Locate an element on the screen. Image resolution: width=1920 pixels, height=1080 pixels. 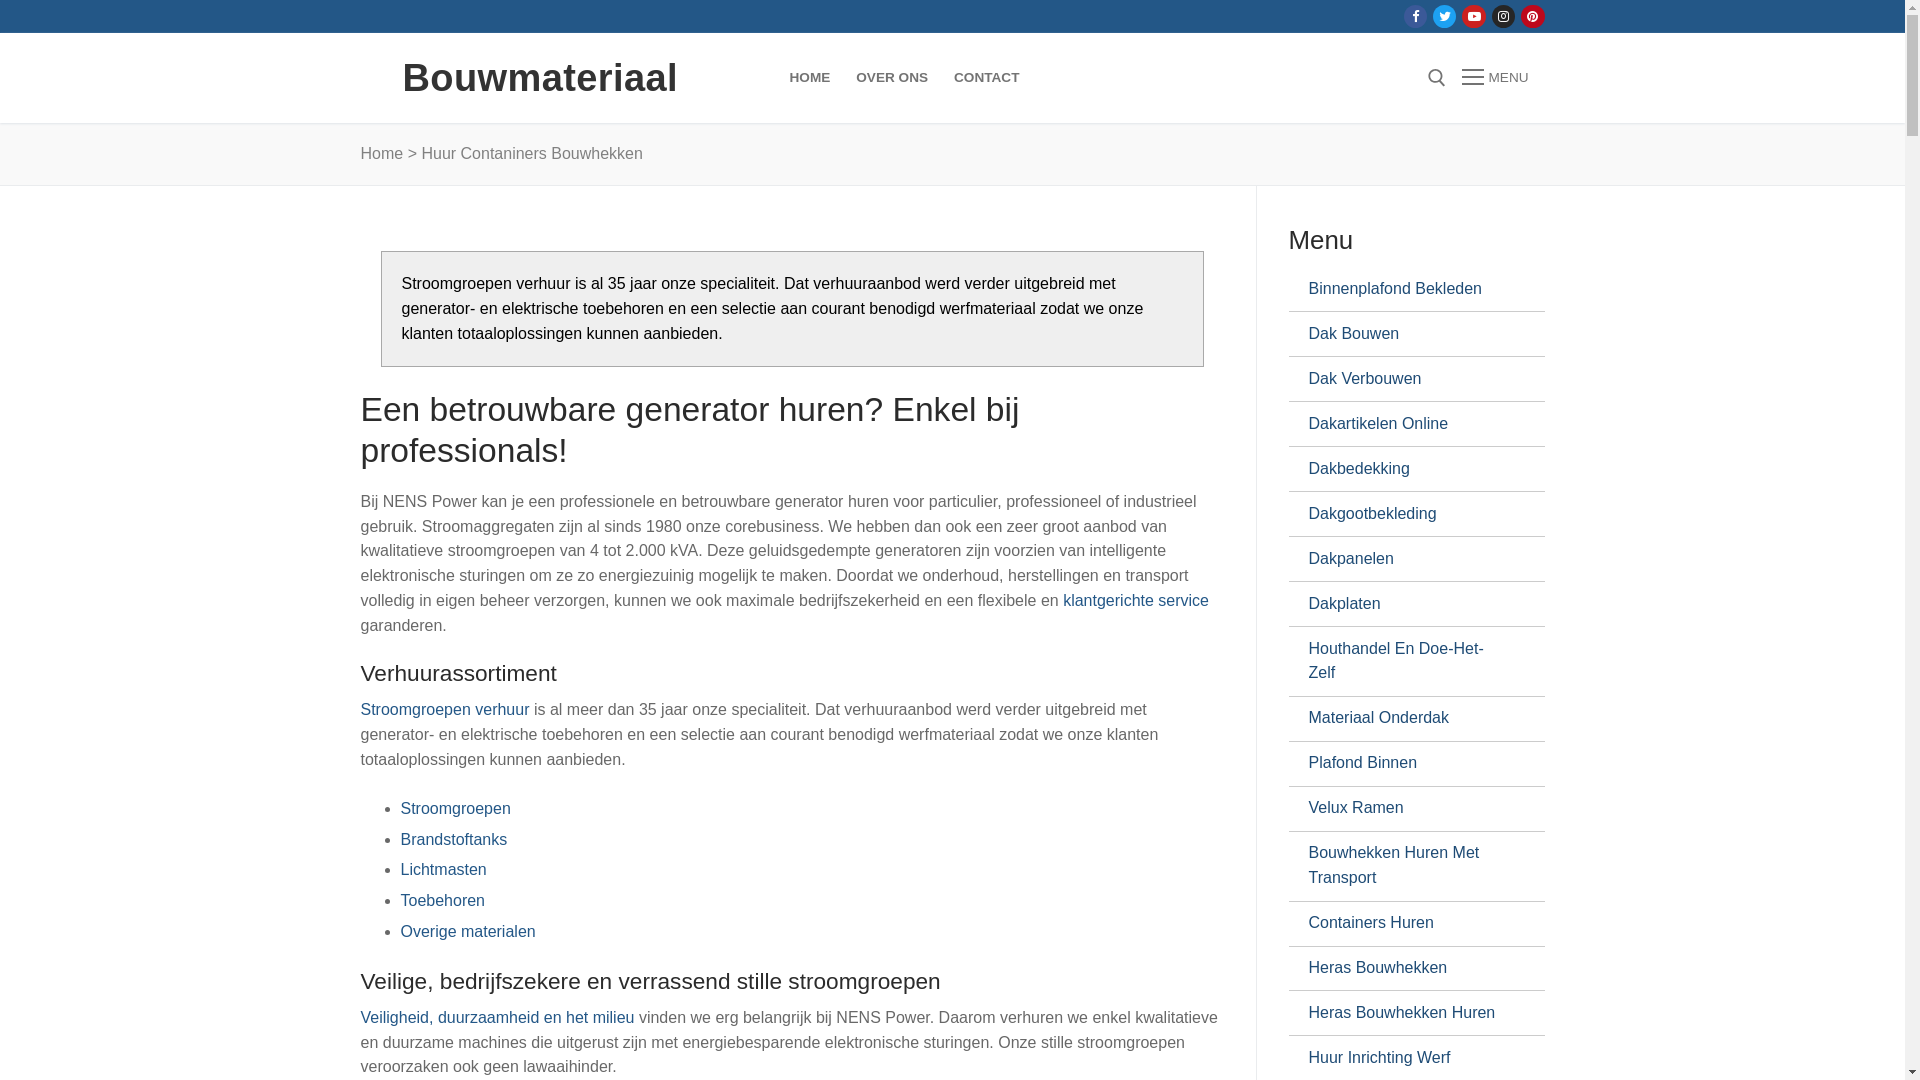
'Dakartikelen Online' is located at coordinates (1406, 423).